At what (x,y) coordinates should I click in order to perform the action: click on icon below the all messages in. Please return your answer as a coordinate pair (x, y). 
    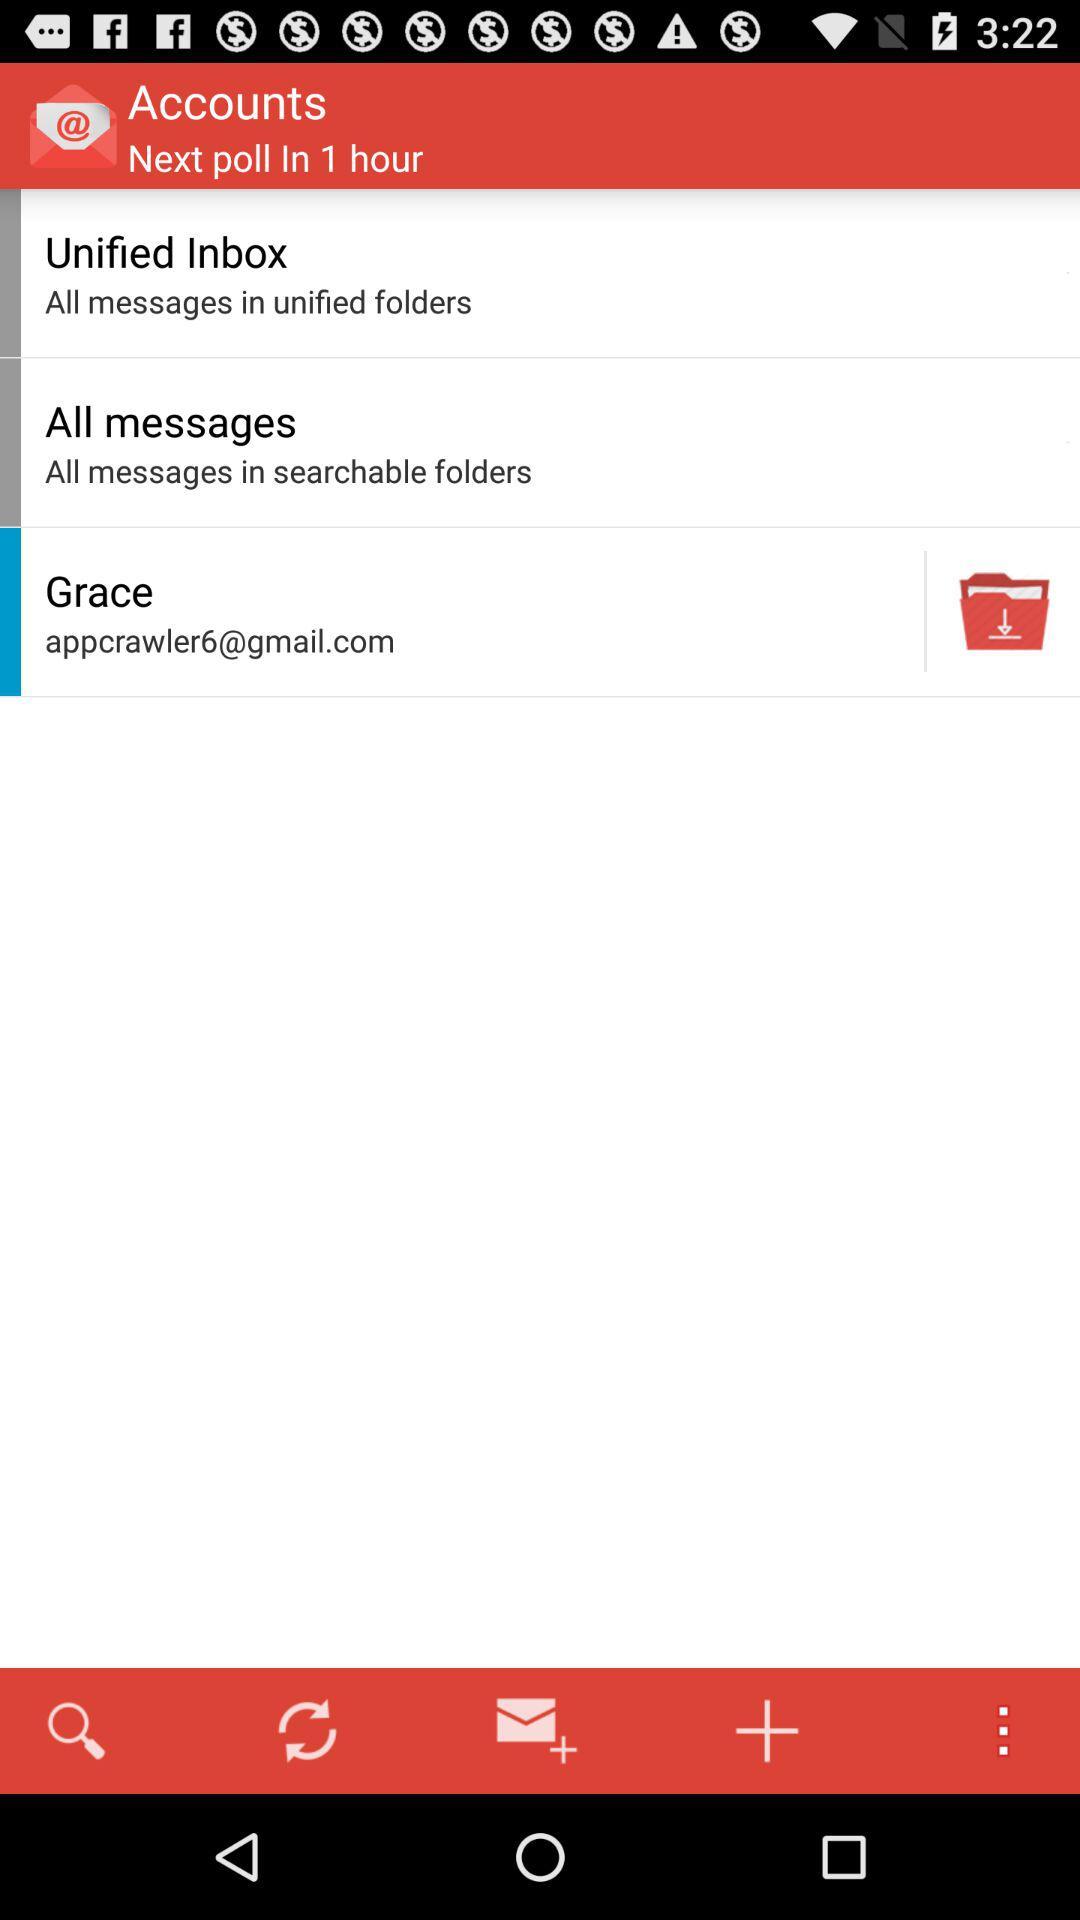
    Looking at the image, I should click on (479, 589).